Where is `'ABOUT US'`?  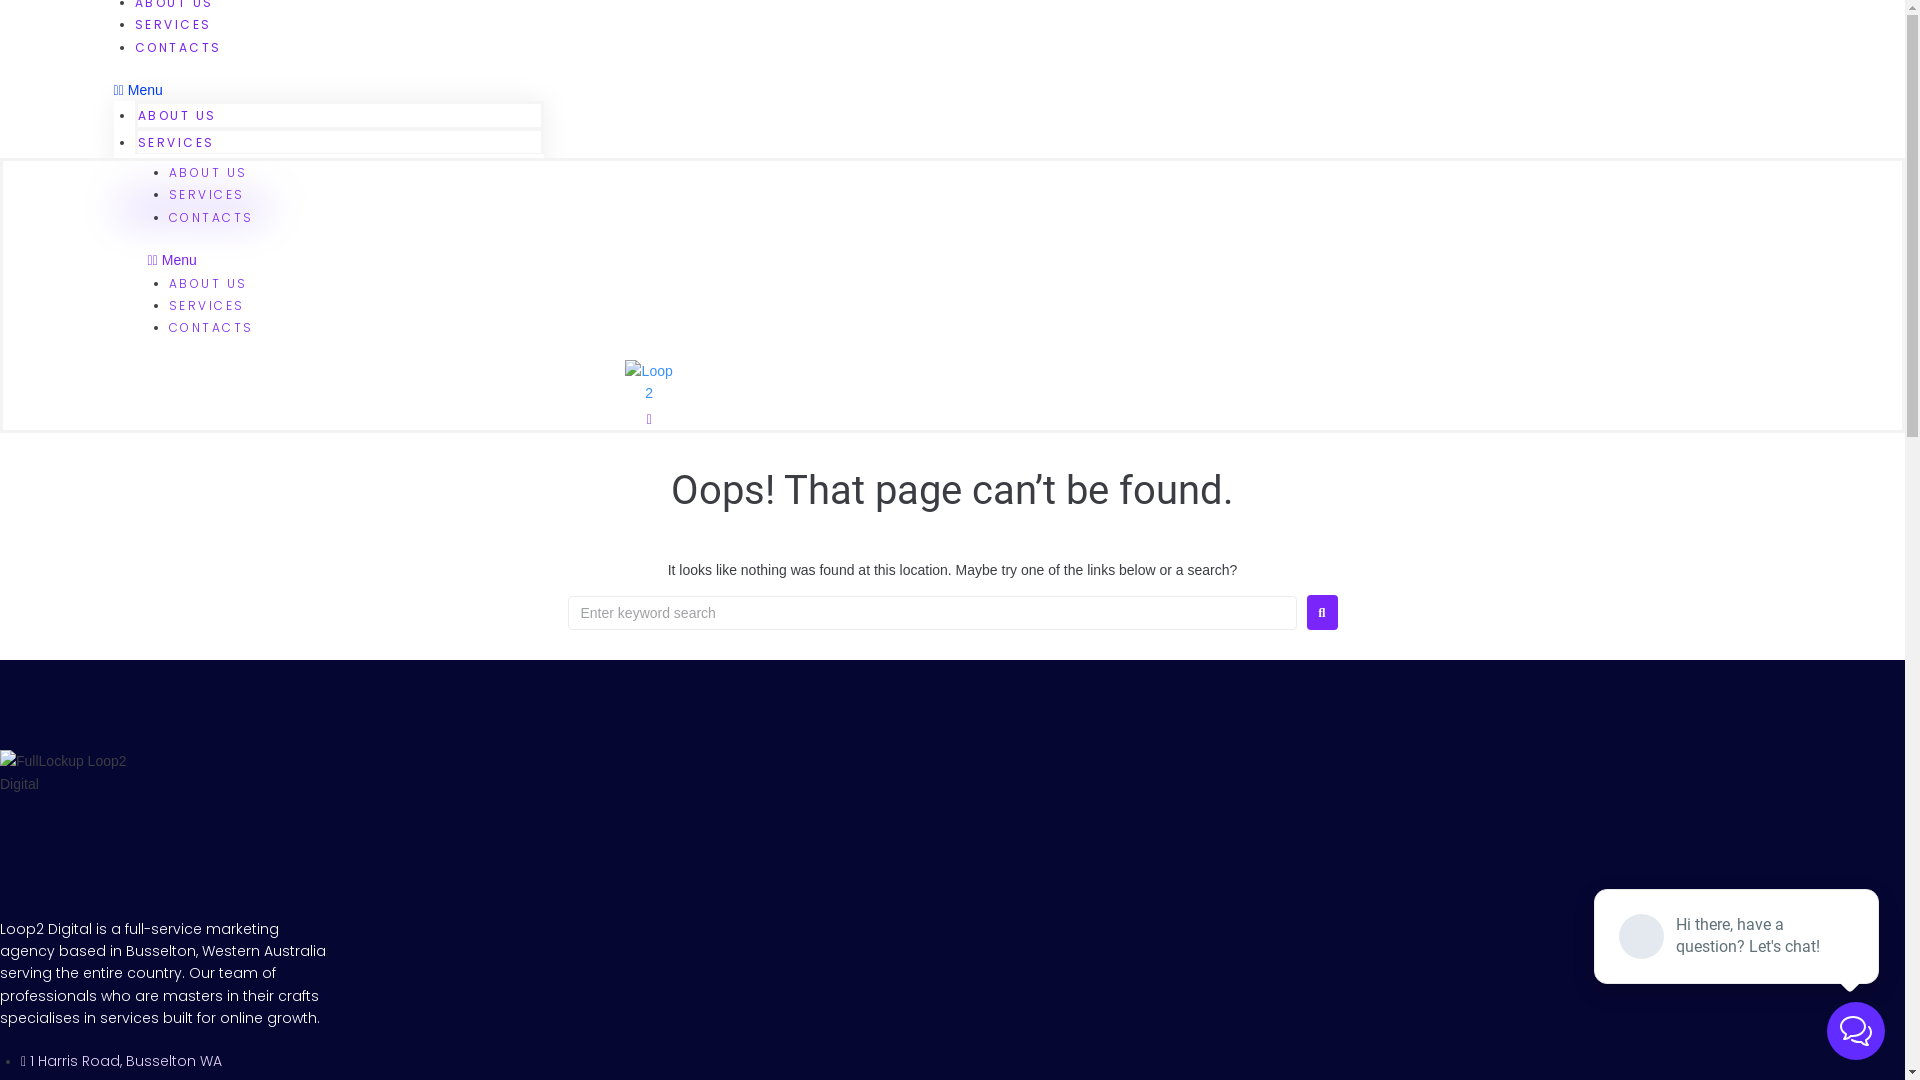
'ABOUT US' is located at coordinates (208, 171).